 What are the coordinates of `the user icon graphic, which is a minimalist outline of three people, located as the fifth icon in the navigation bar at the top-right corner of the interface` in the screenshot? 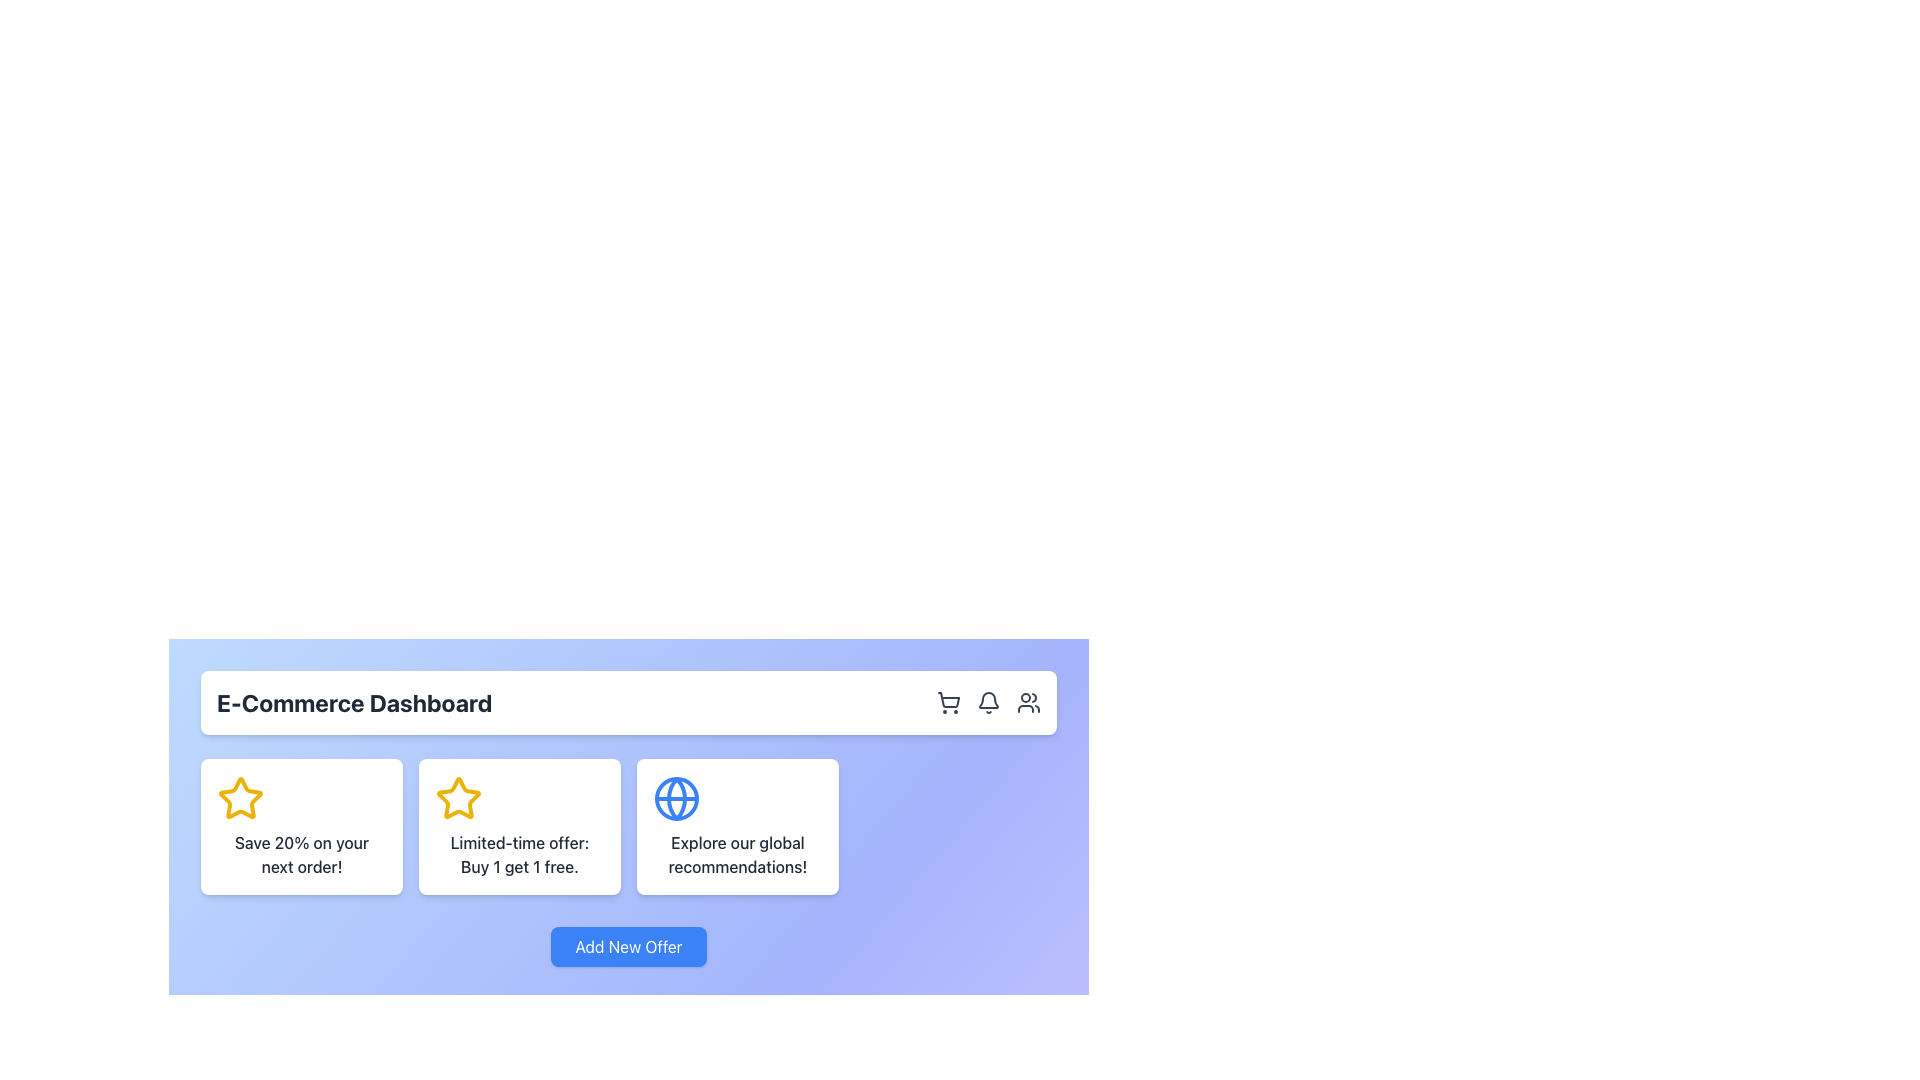 It's located at (1028, 701).